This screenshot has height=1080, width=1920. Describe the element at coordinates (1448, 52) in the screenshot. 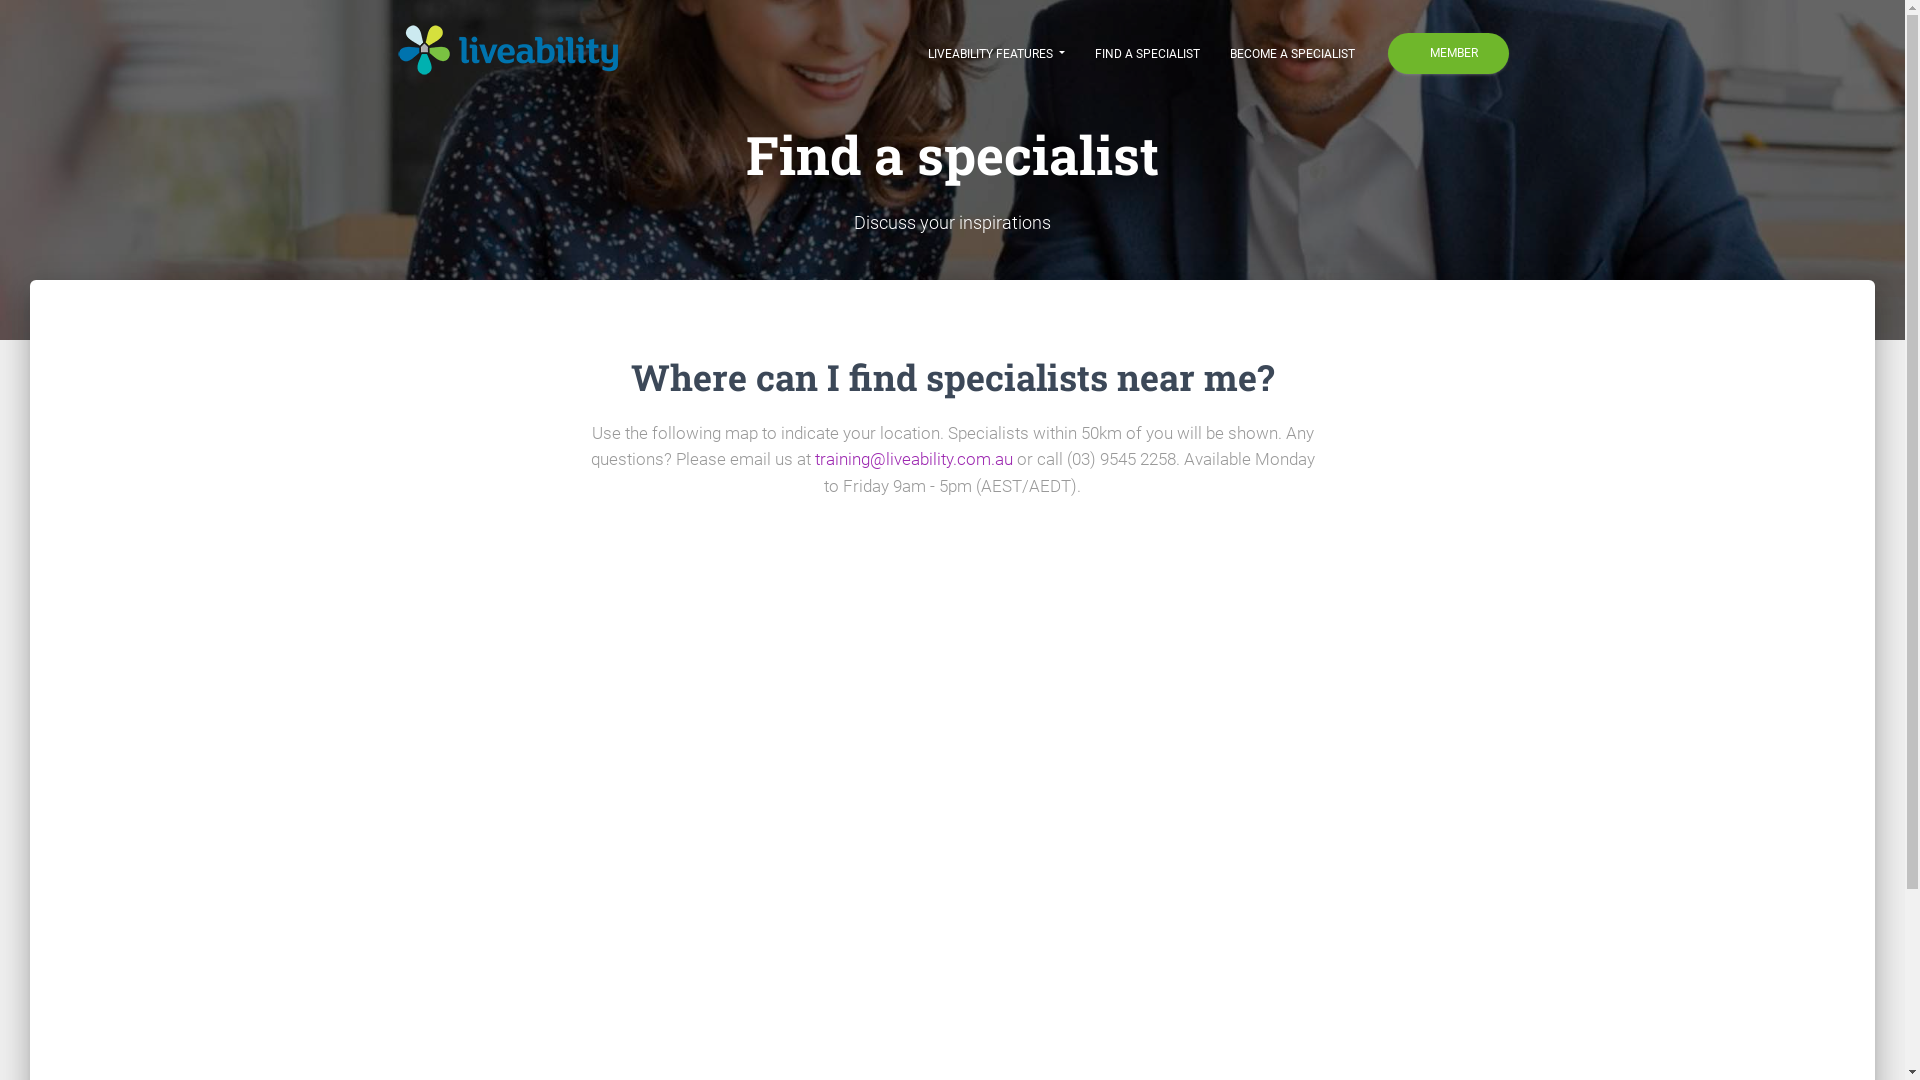

I see `'MEMBER'` at that location.